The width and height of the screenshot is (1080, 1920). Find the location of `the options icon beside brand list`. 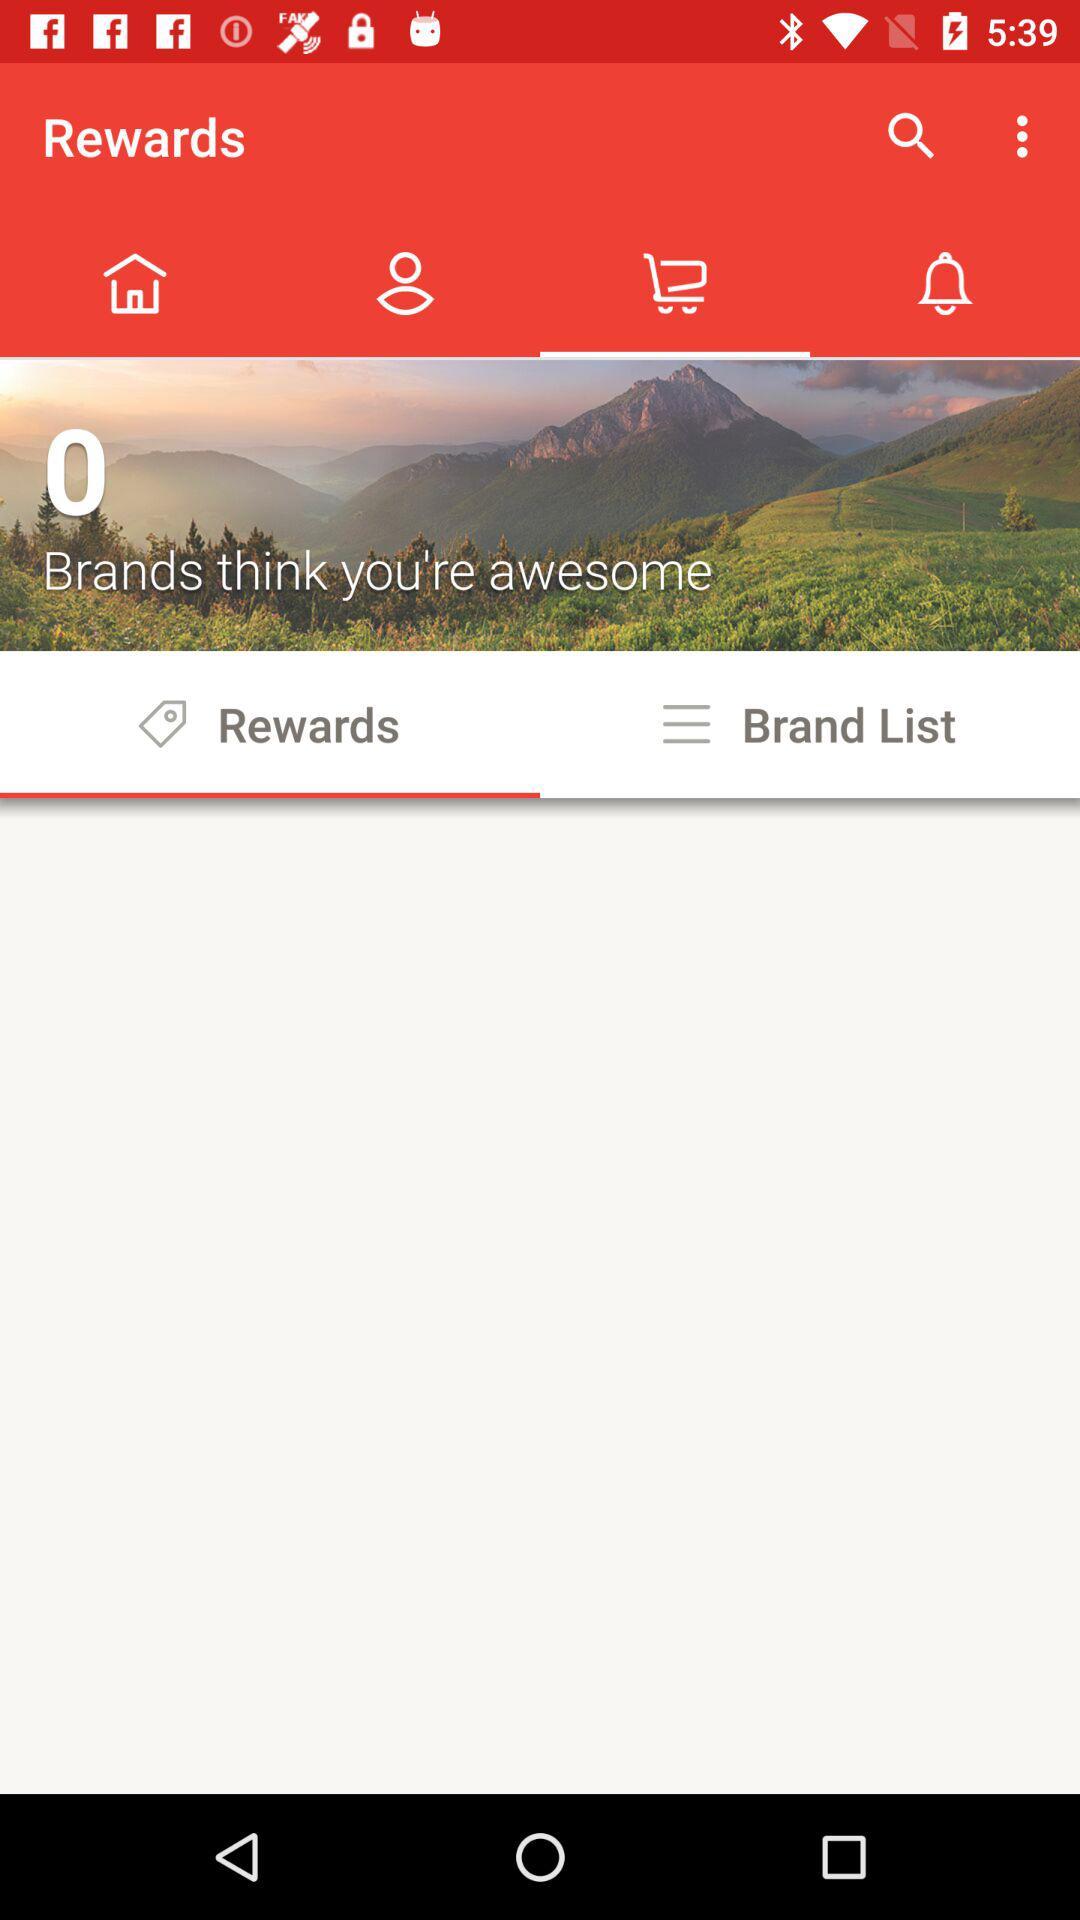

the options icon beside brand list is located at coordinates (685, 723).